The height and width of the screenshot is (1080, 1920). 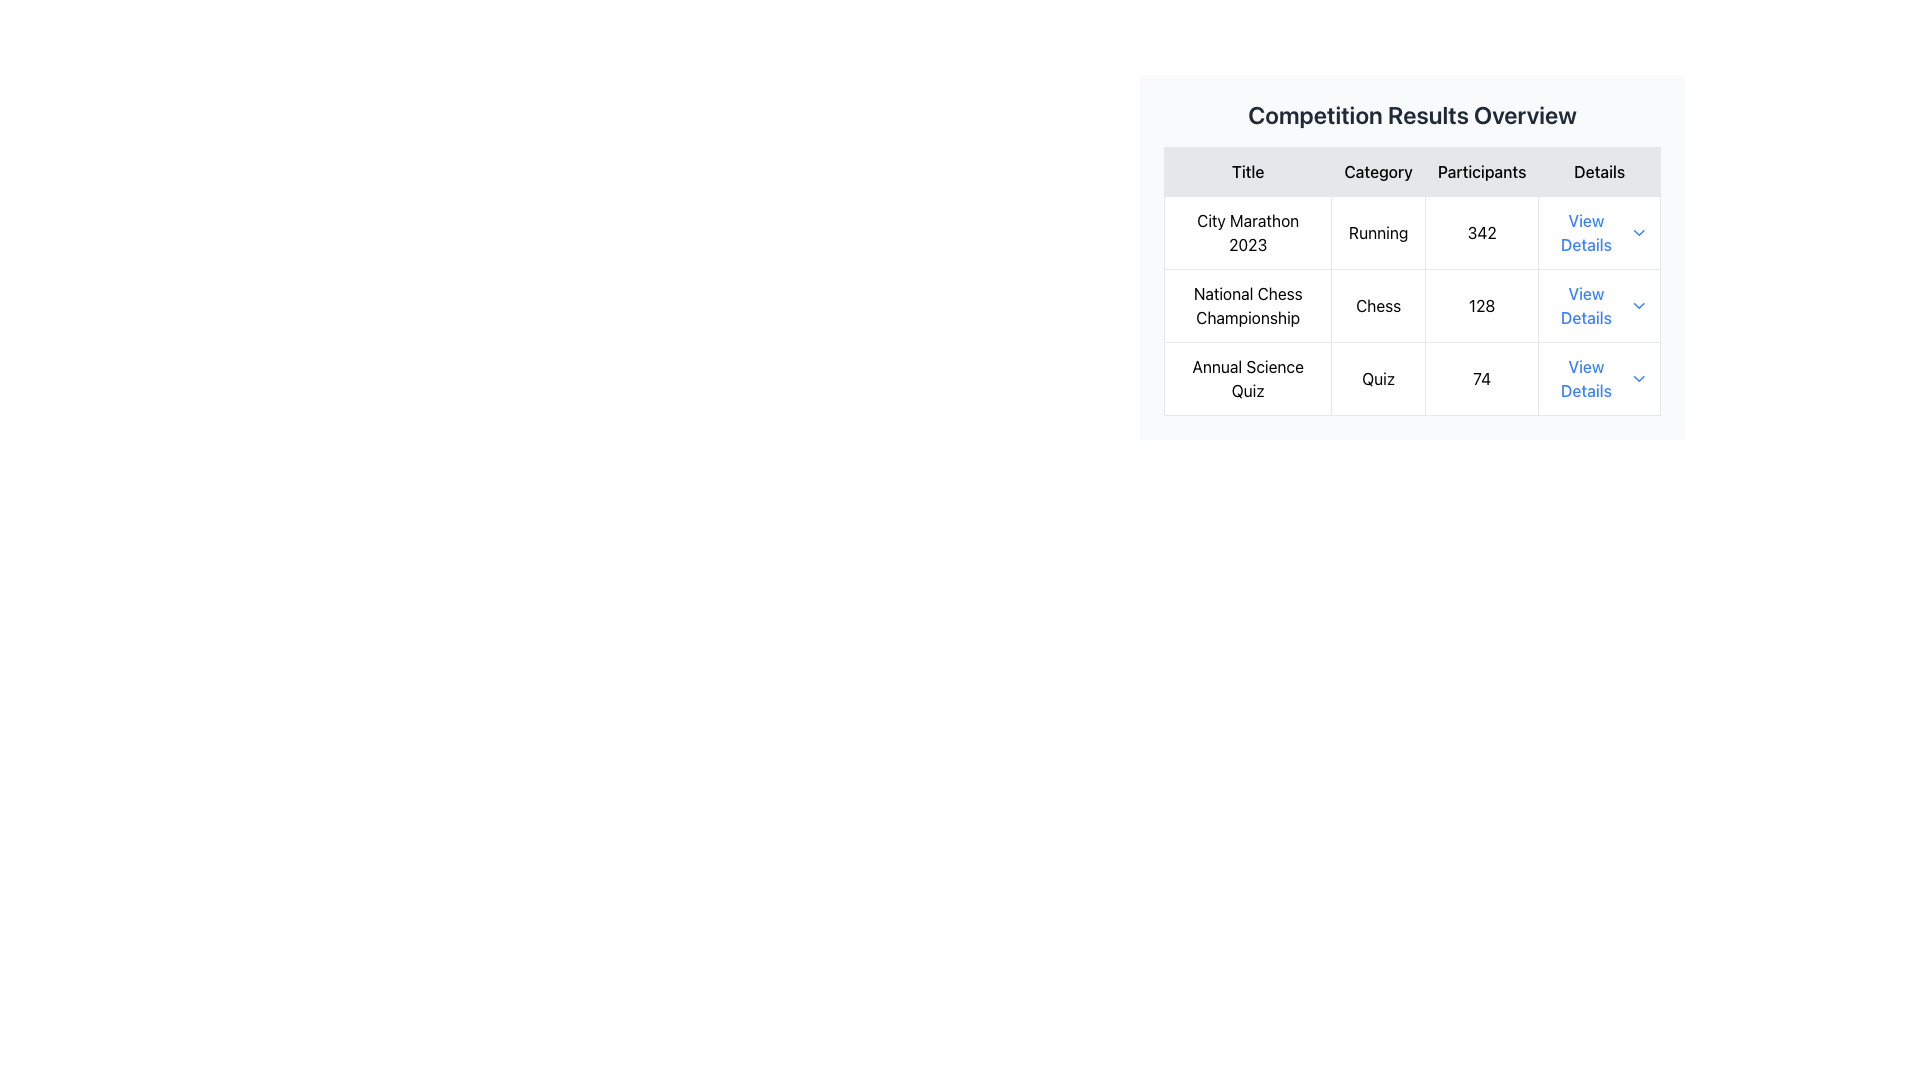 What do you see at coordinates (1411, 115) in the screenshot?
I see `title text 'Competition Results Overview' which is displayed in a large, bold, and dark font above the table structure` at bounding box center [1411, 115].